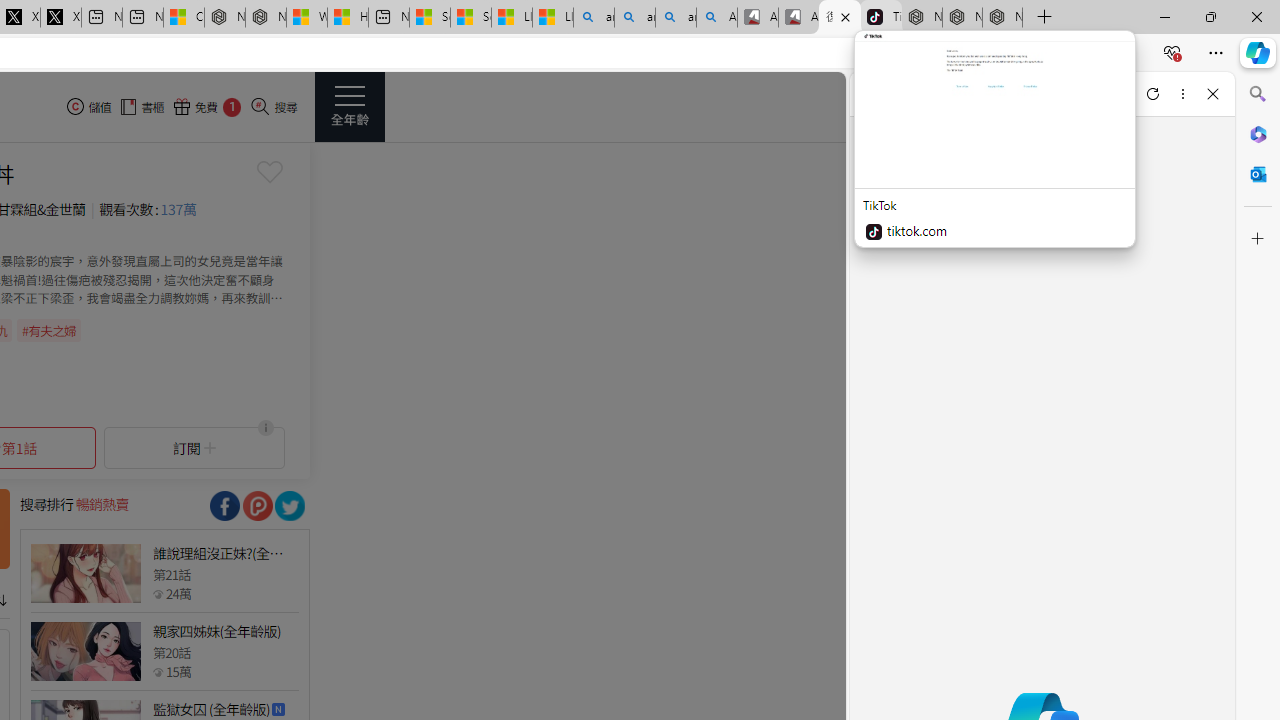  What do you see at coordinates (1002, 17) in the screenshot?
I see `'Nordace - Siena Pro 15 Essential Set'` at bounding box center [1002, 17].